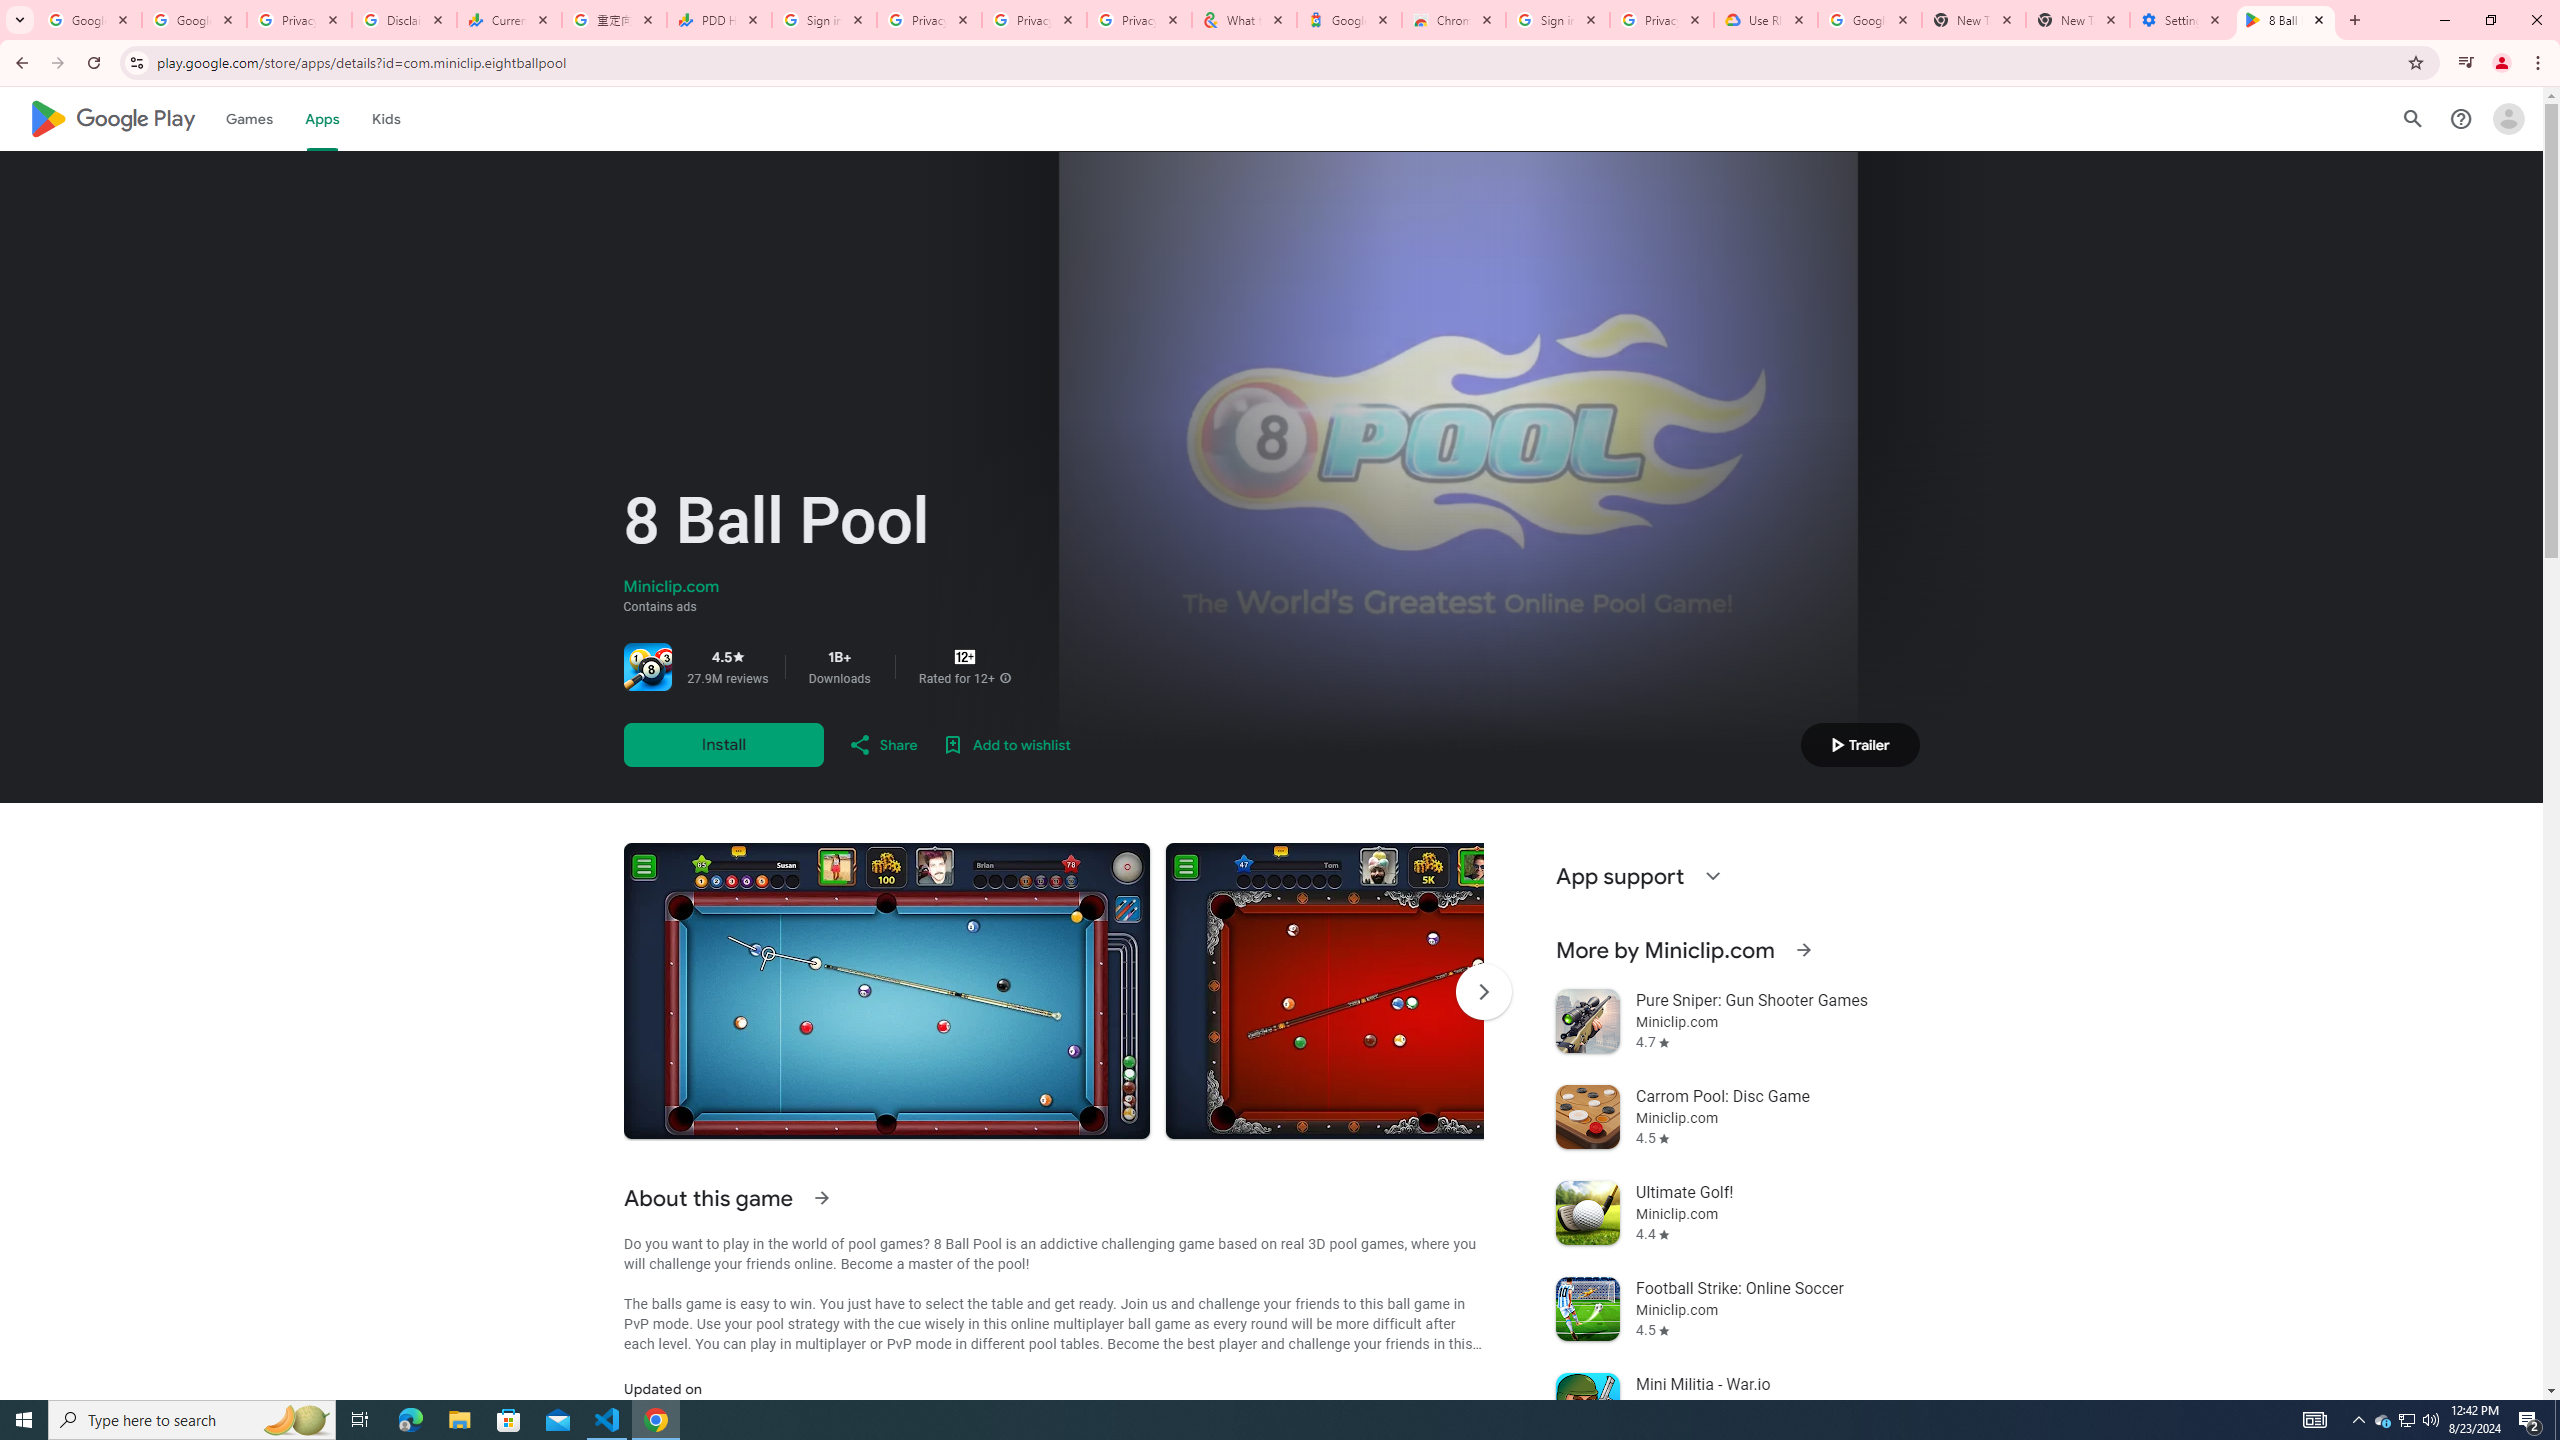 The height and width of the screenshot is (1440, 2560). What do you see at coordinates (2078, 19) in the screenshot?
I see `'New Tab'` at bounding box center [2078, 19].